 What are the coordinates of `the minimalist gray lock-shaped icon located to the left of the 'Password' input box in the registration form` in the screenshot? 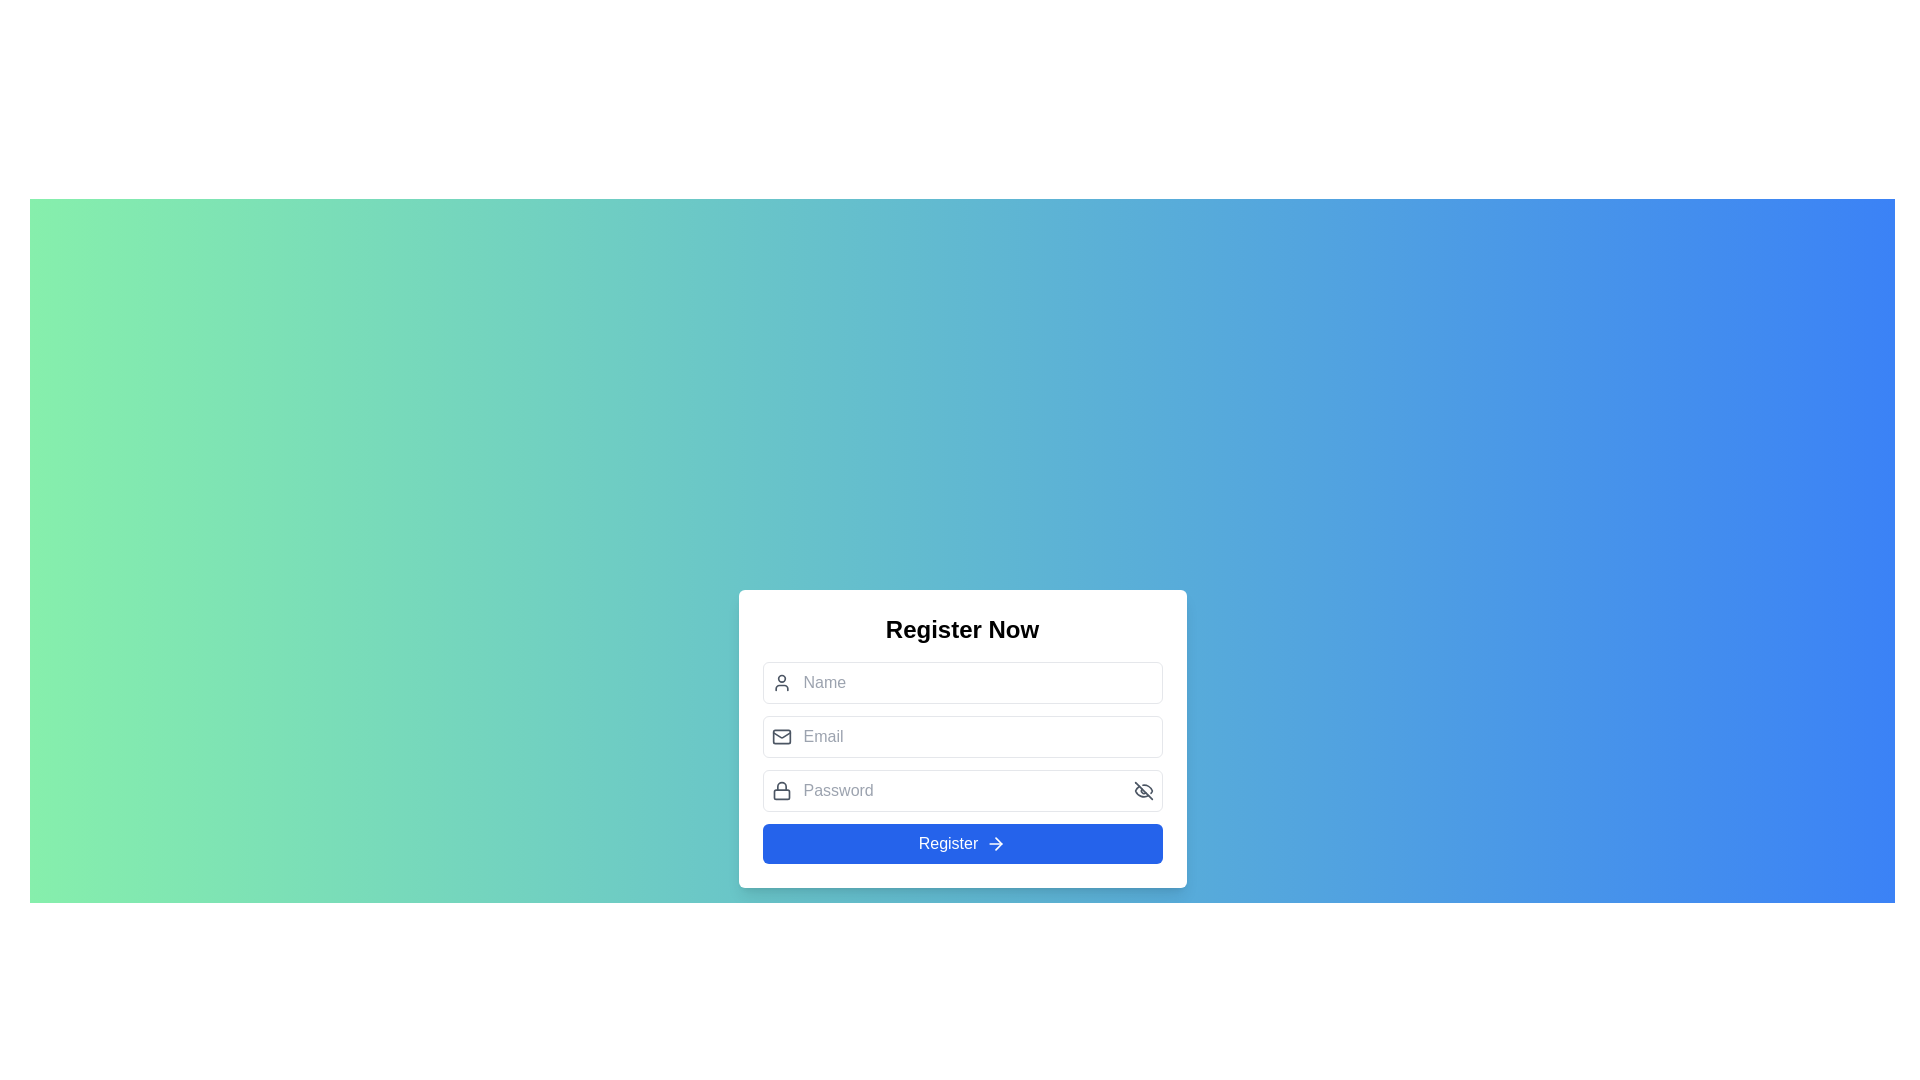 It's located at (780, 789).